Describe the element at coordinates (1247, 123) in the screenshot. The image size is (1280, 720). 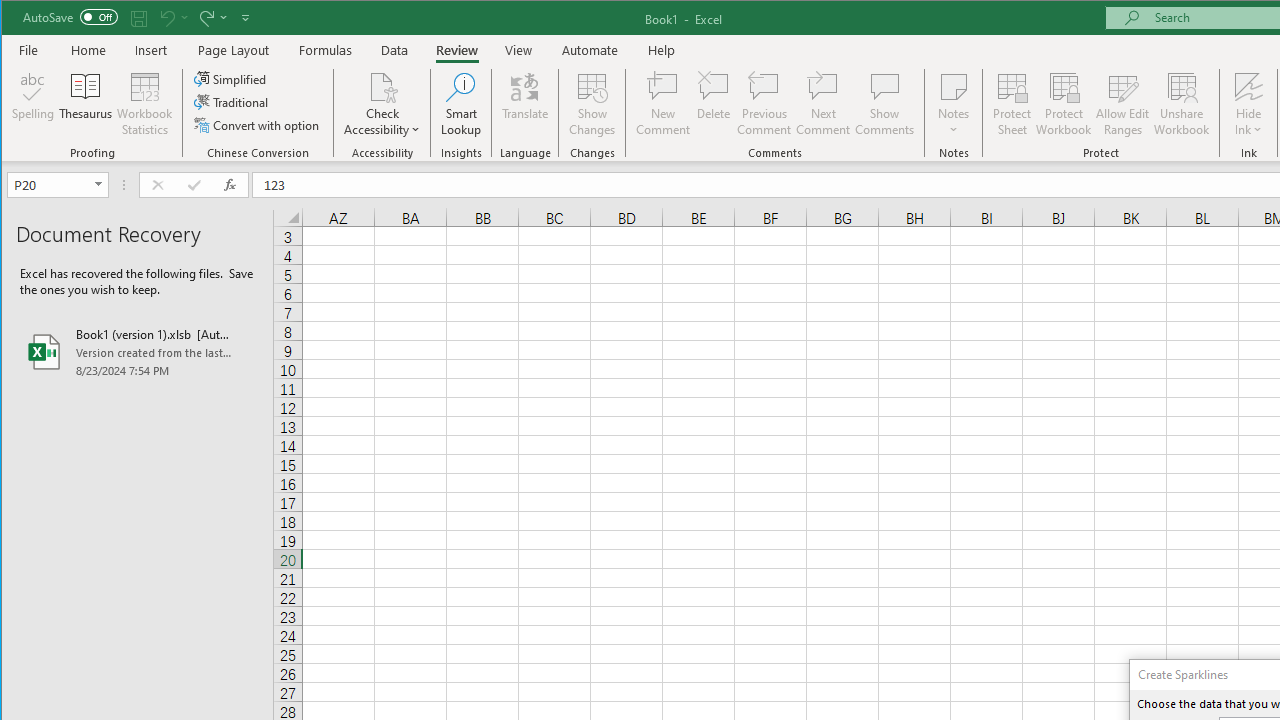
I see `'More Options'` at that location.